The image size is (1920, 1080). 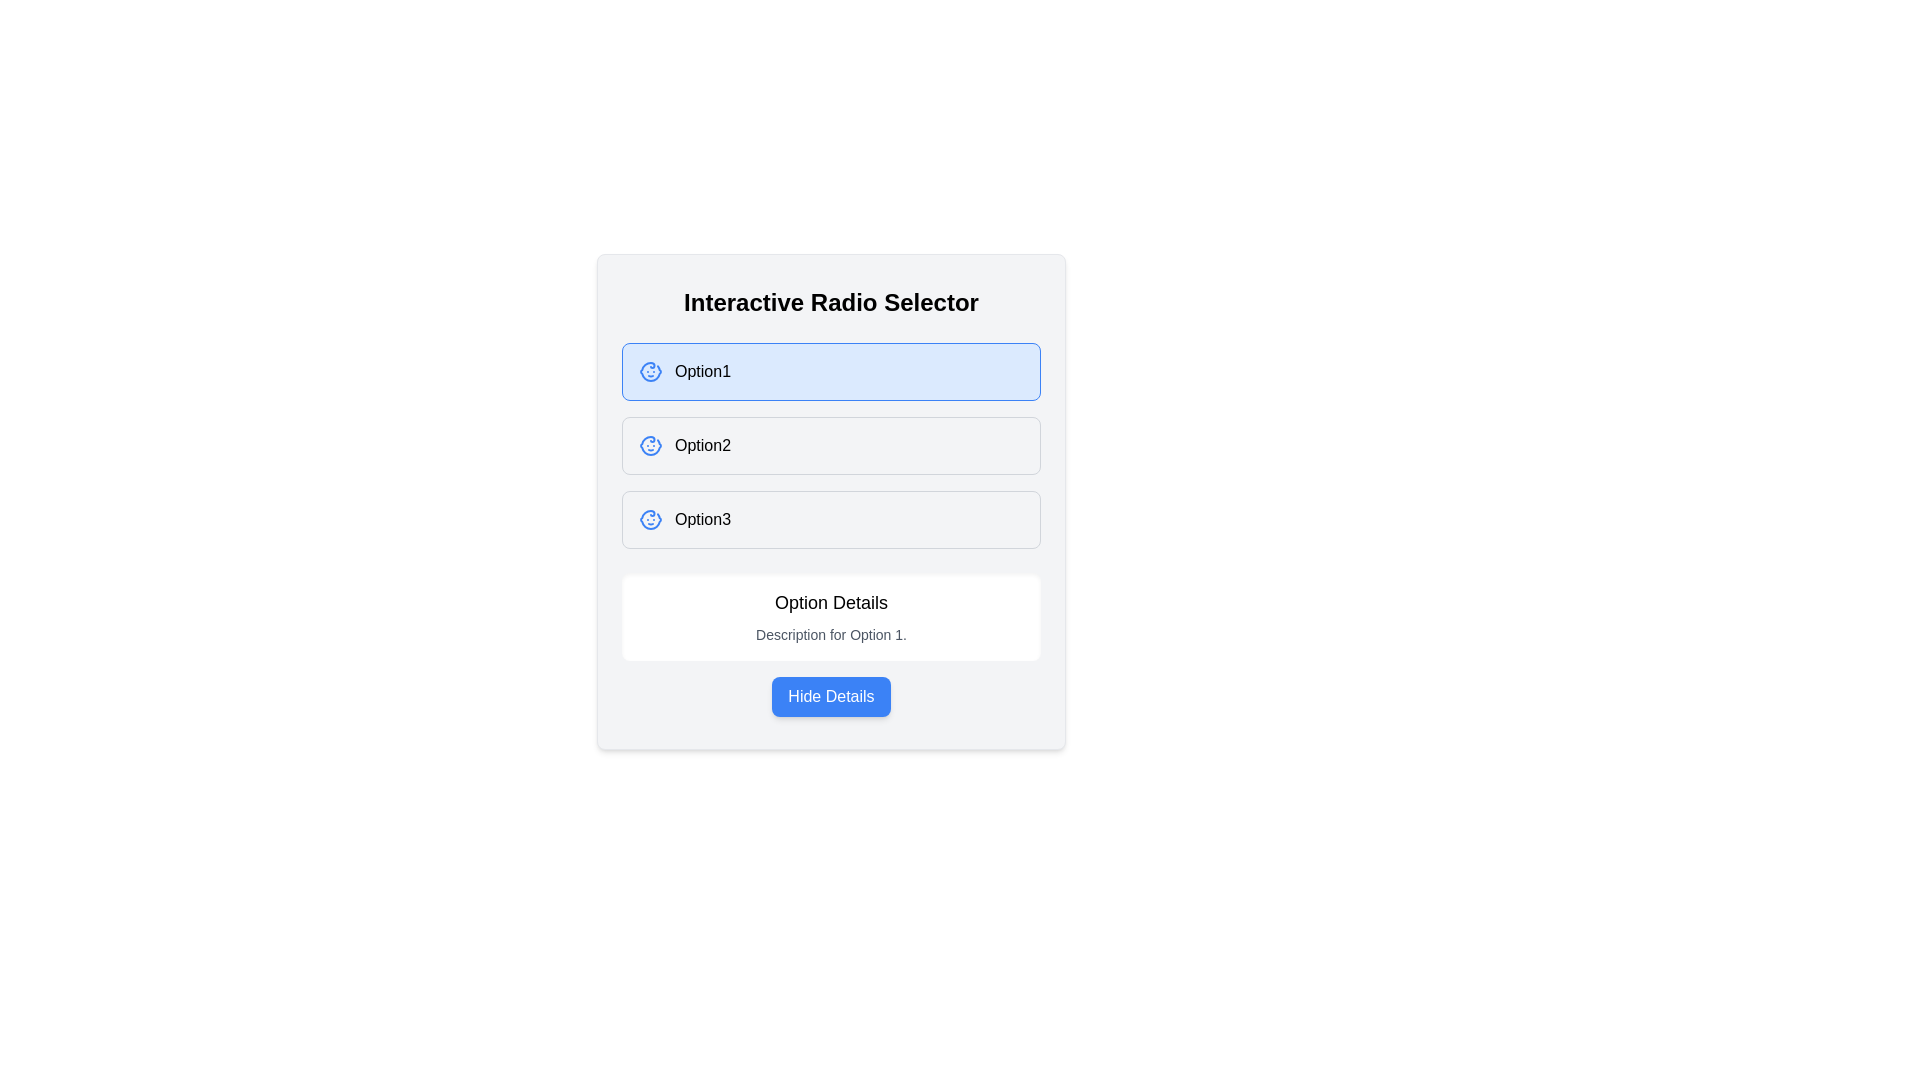 I want to click on the baby-themed icon located to the left of the 'Option3' button label, so click(x=651, y=519).